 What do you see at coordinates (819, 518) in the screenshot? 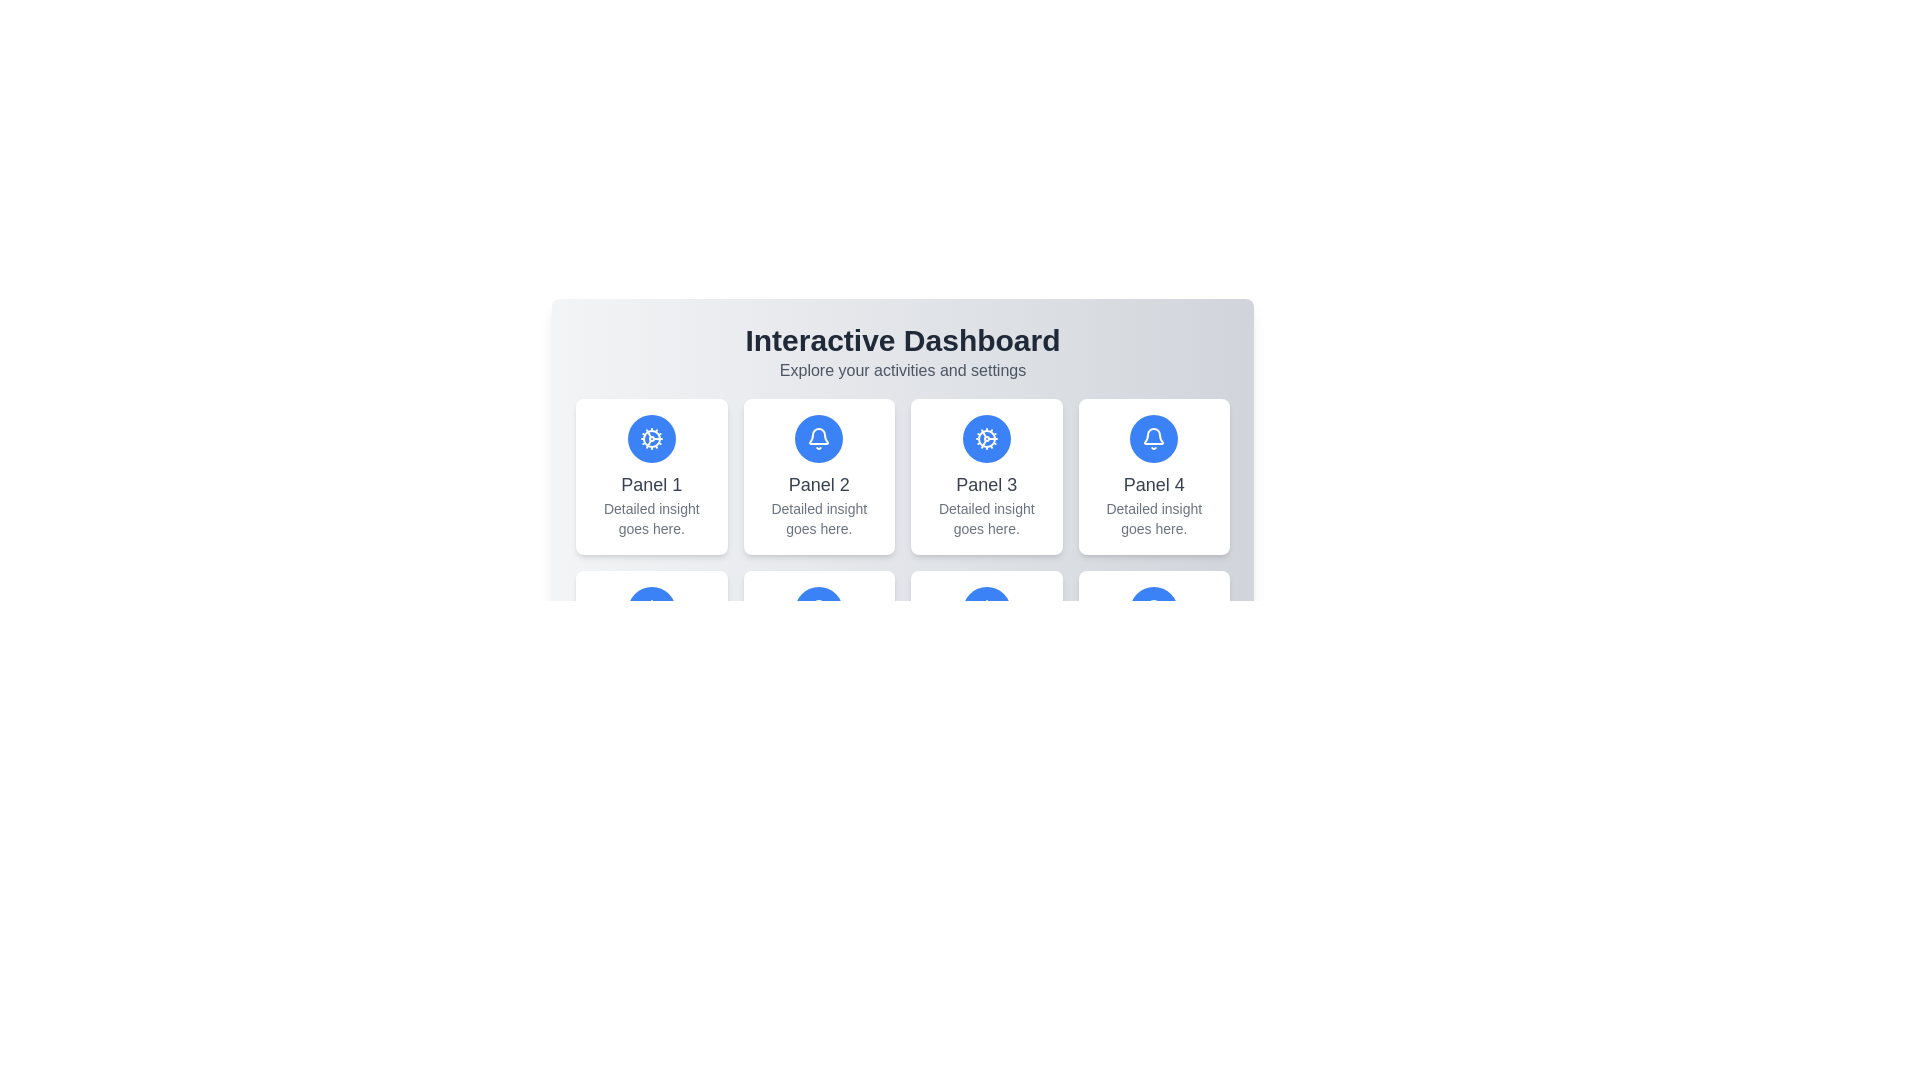
I see `descriptive text located within the card labeled 'Panel 2', positioned below the title of the card` at bounding box center [819, 518].